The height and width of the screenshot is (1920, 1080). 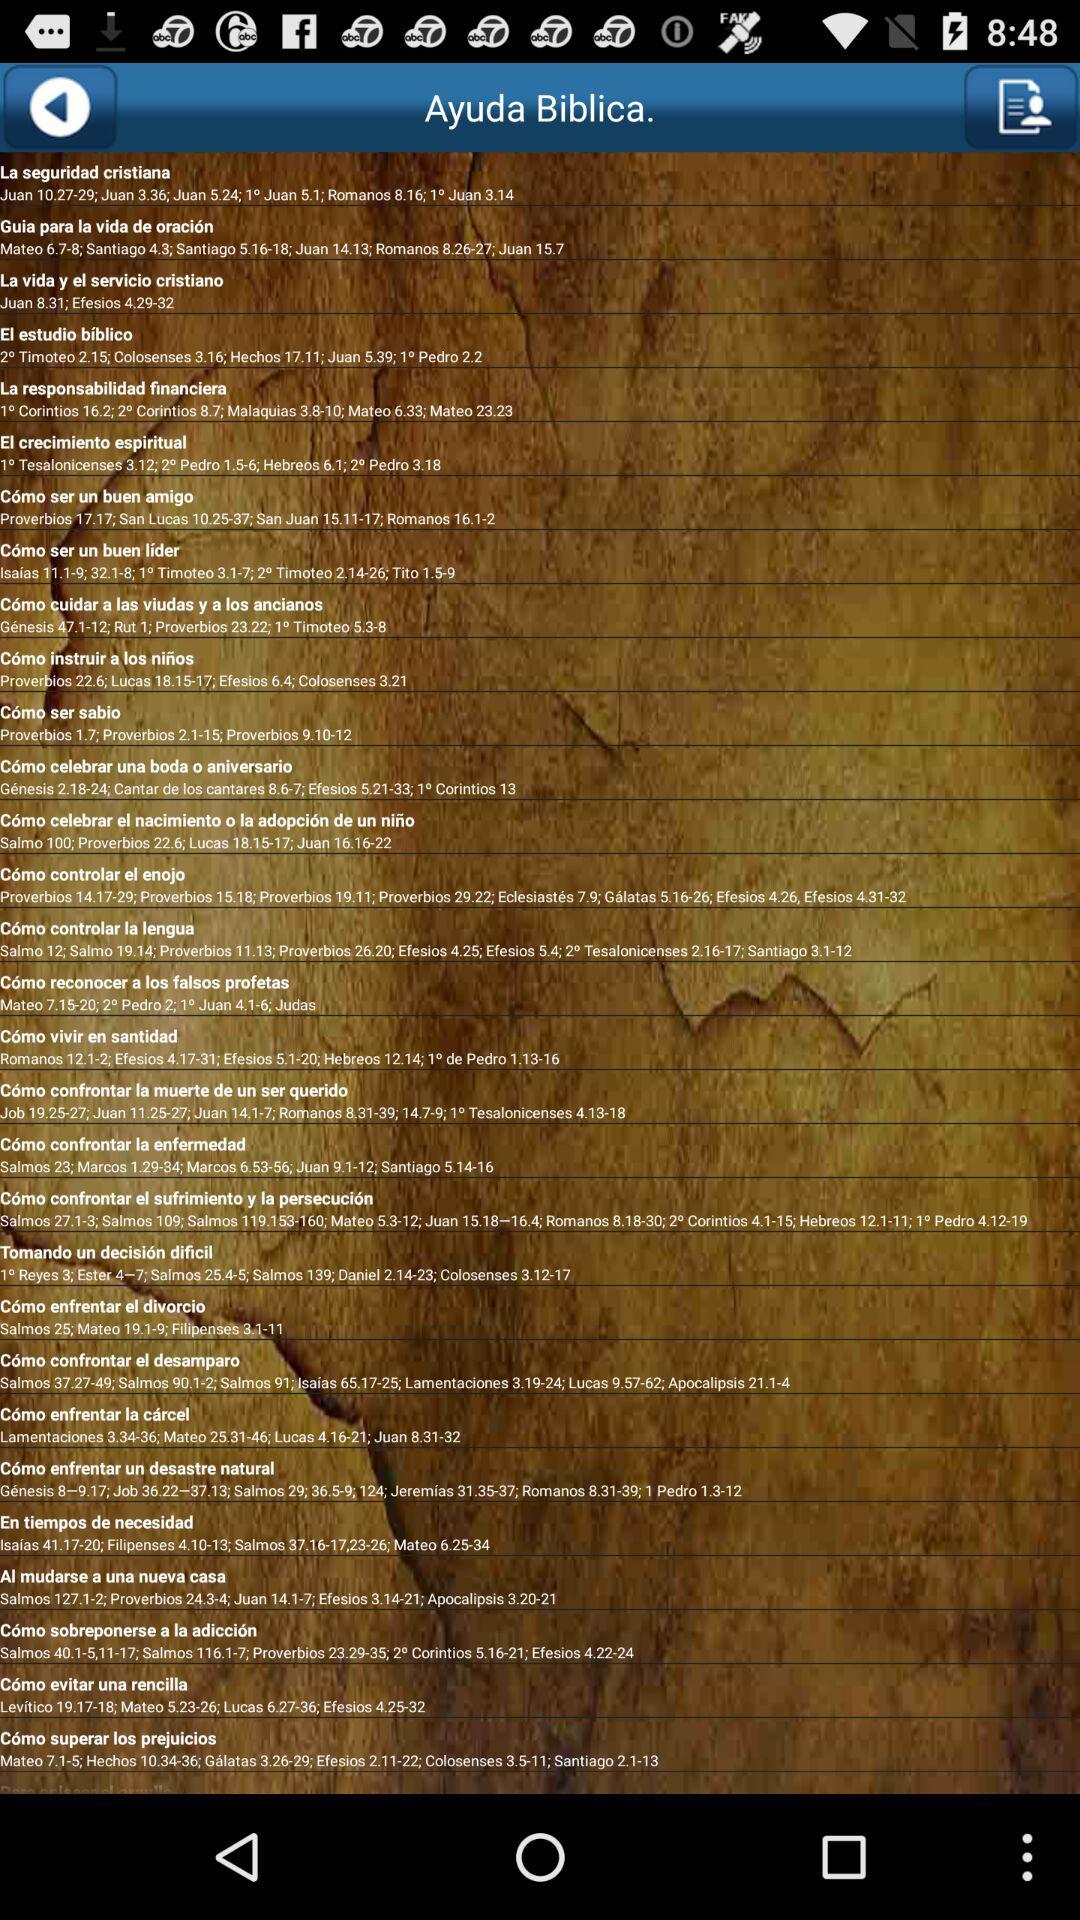 What do you see at coordinates (540, 1032) in the screenshot?
I see `item below the mateo 7 15` at bounding box center [540, 1032].